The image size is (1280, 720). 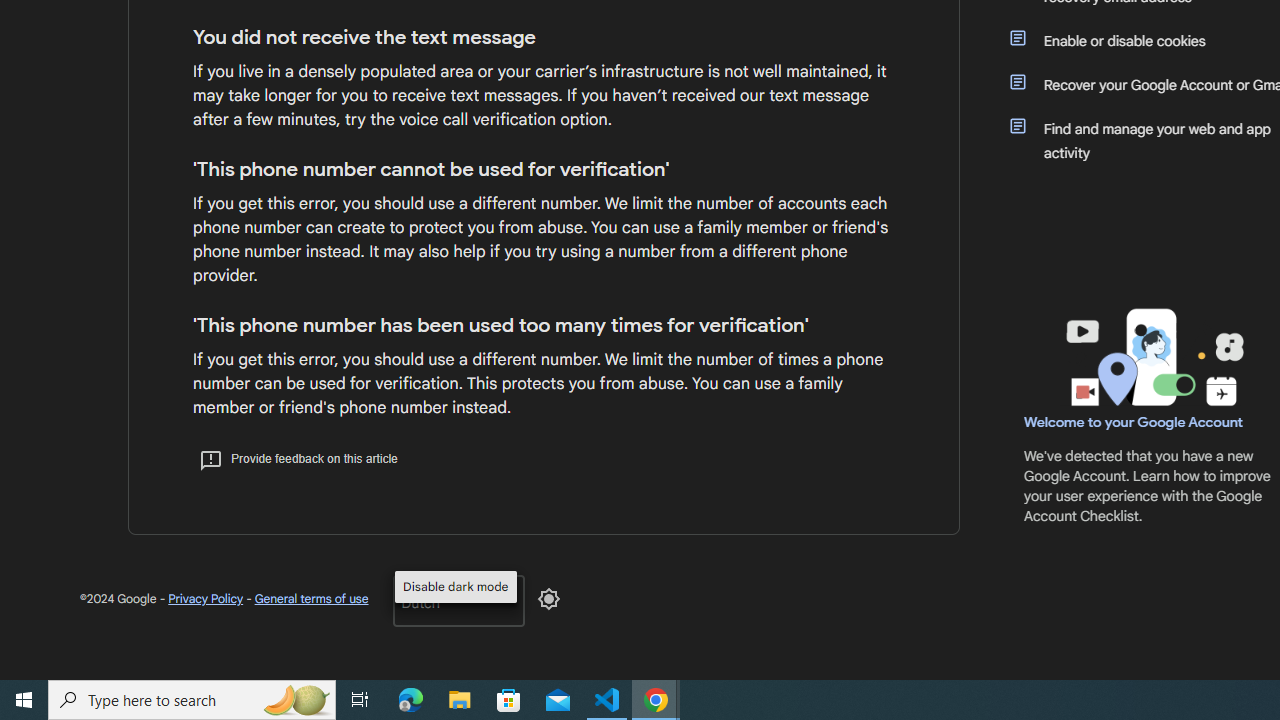 I want to click on 'General terms of use', so click(x=310, y=597).